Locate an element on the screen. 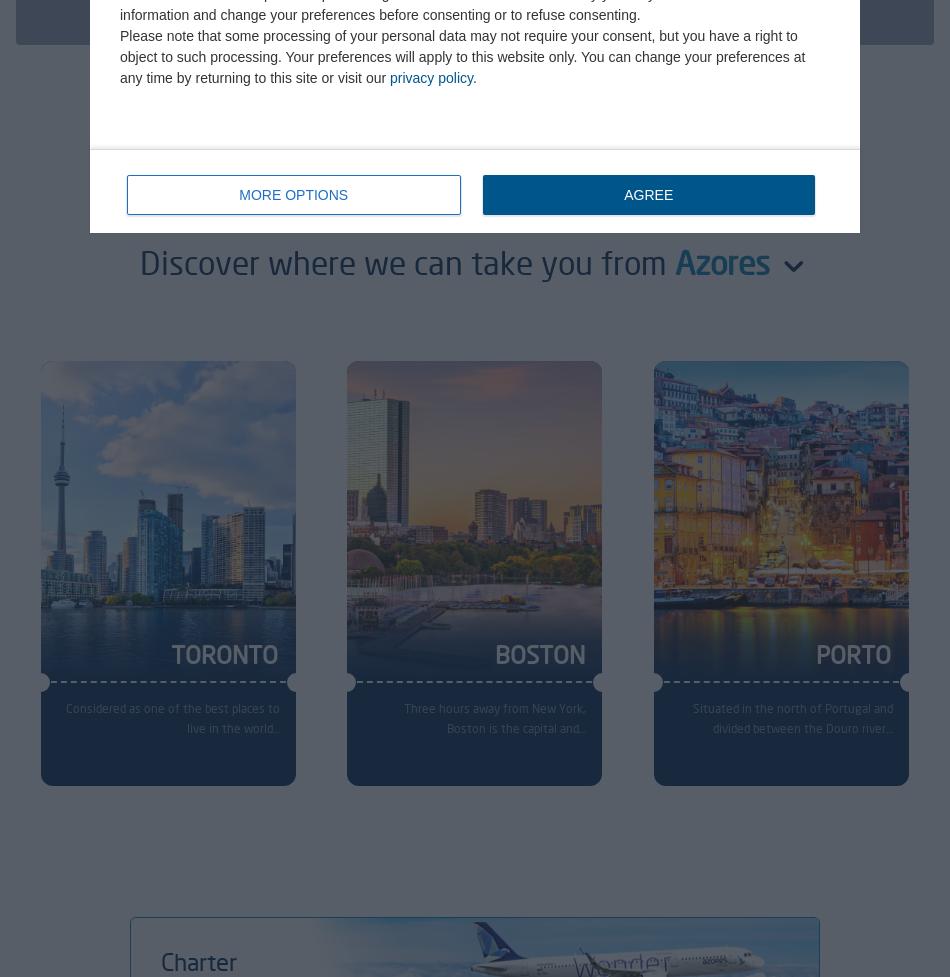 The width and height of the screenshot is (950, 977). 'PORTO' is located at coordinates (814, 654).